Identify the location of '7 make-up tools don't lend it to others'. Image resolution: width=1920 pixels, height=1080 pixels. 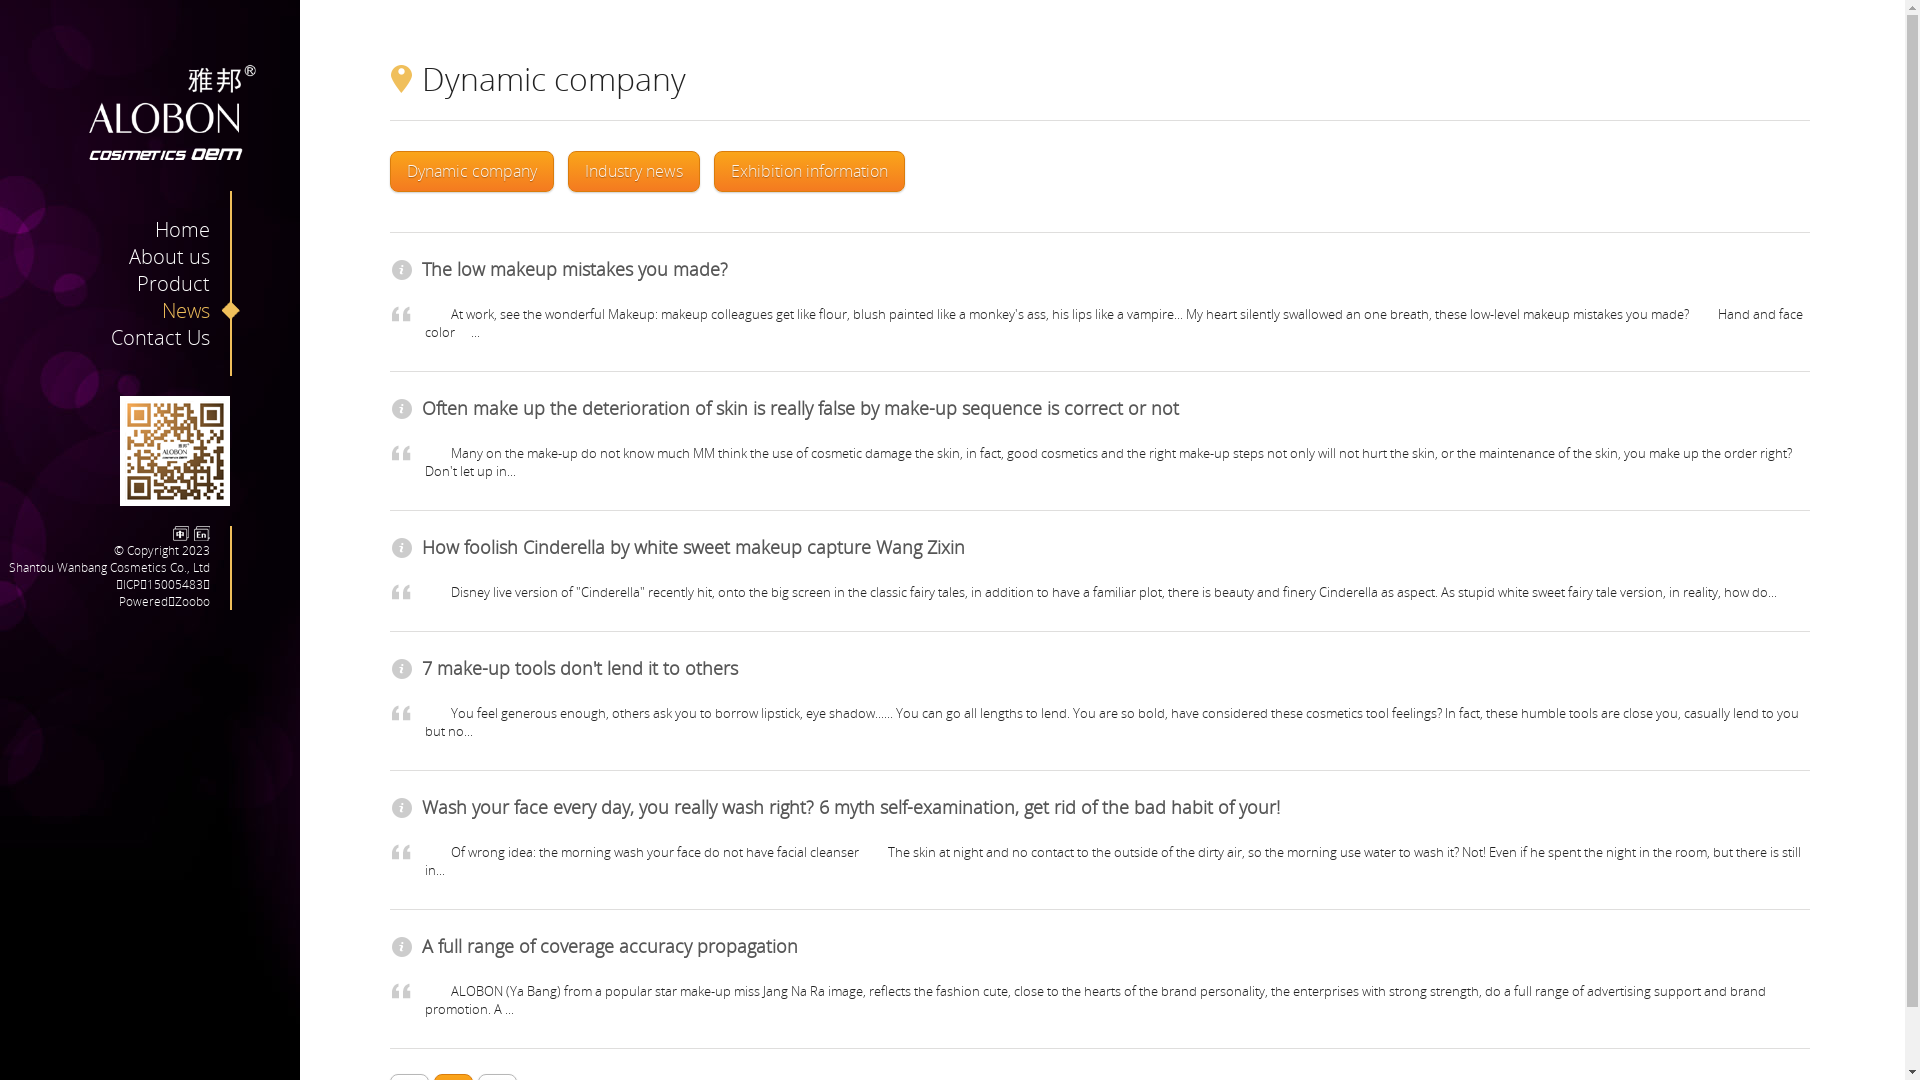
(579, 667).